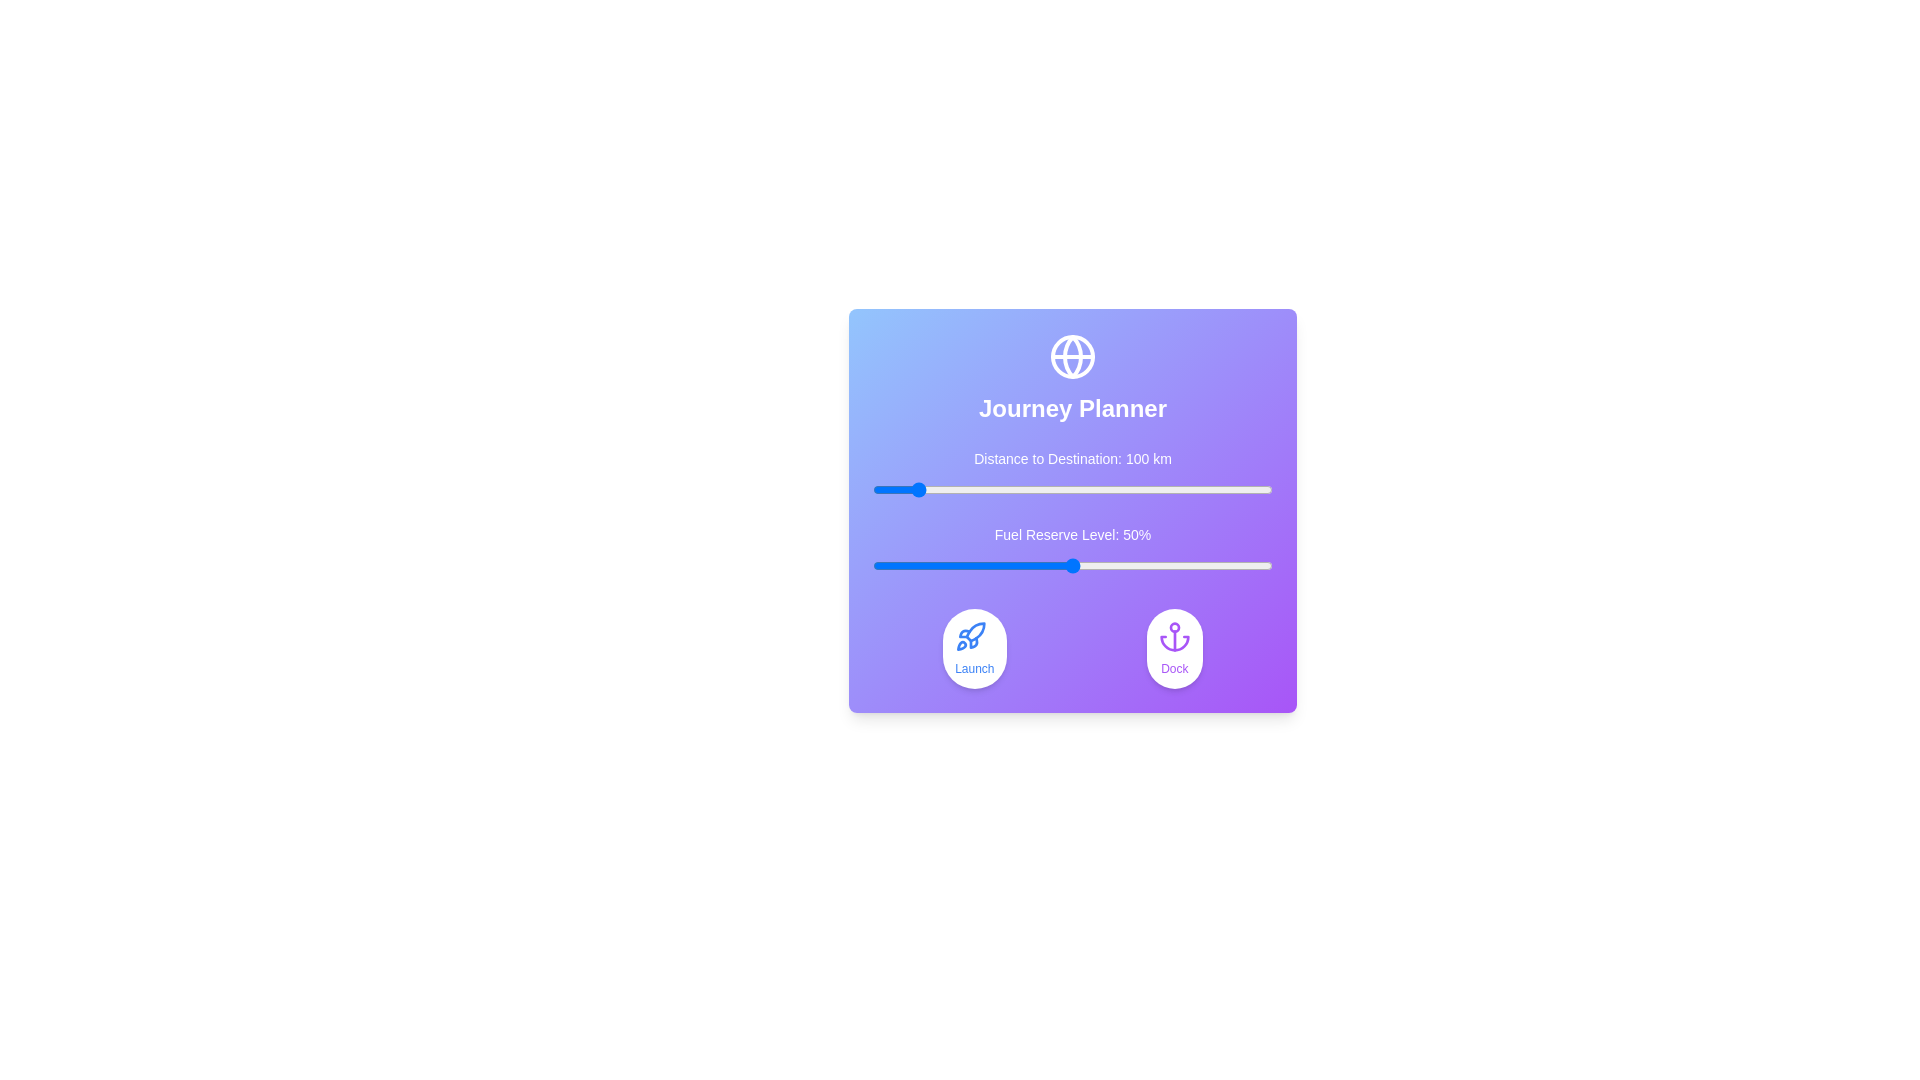 This screenshot has width=1920, height=1080. Describe the element at coordinates (935, 489) in the screenshot. I see `the distance slider to 159 km` at that location.